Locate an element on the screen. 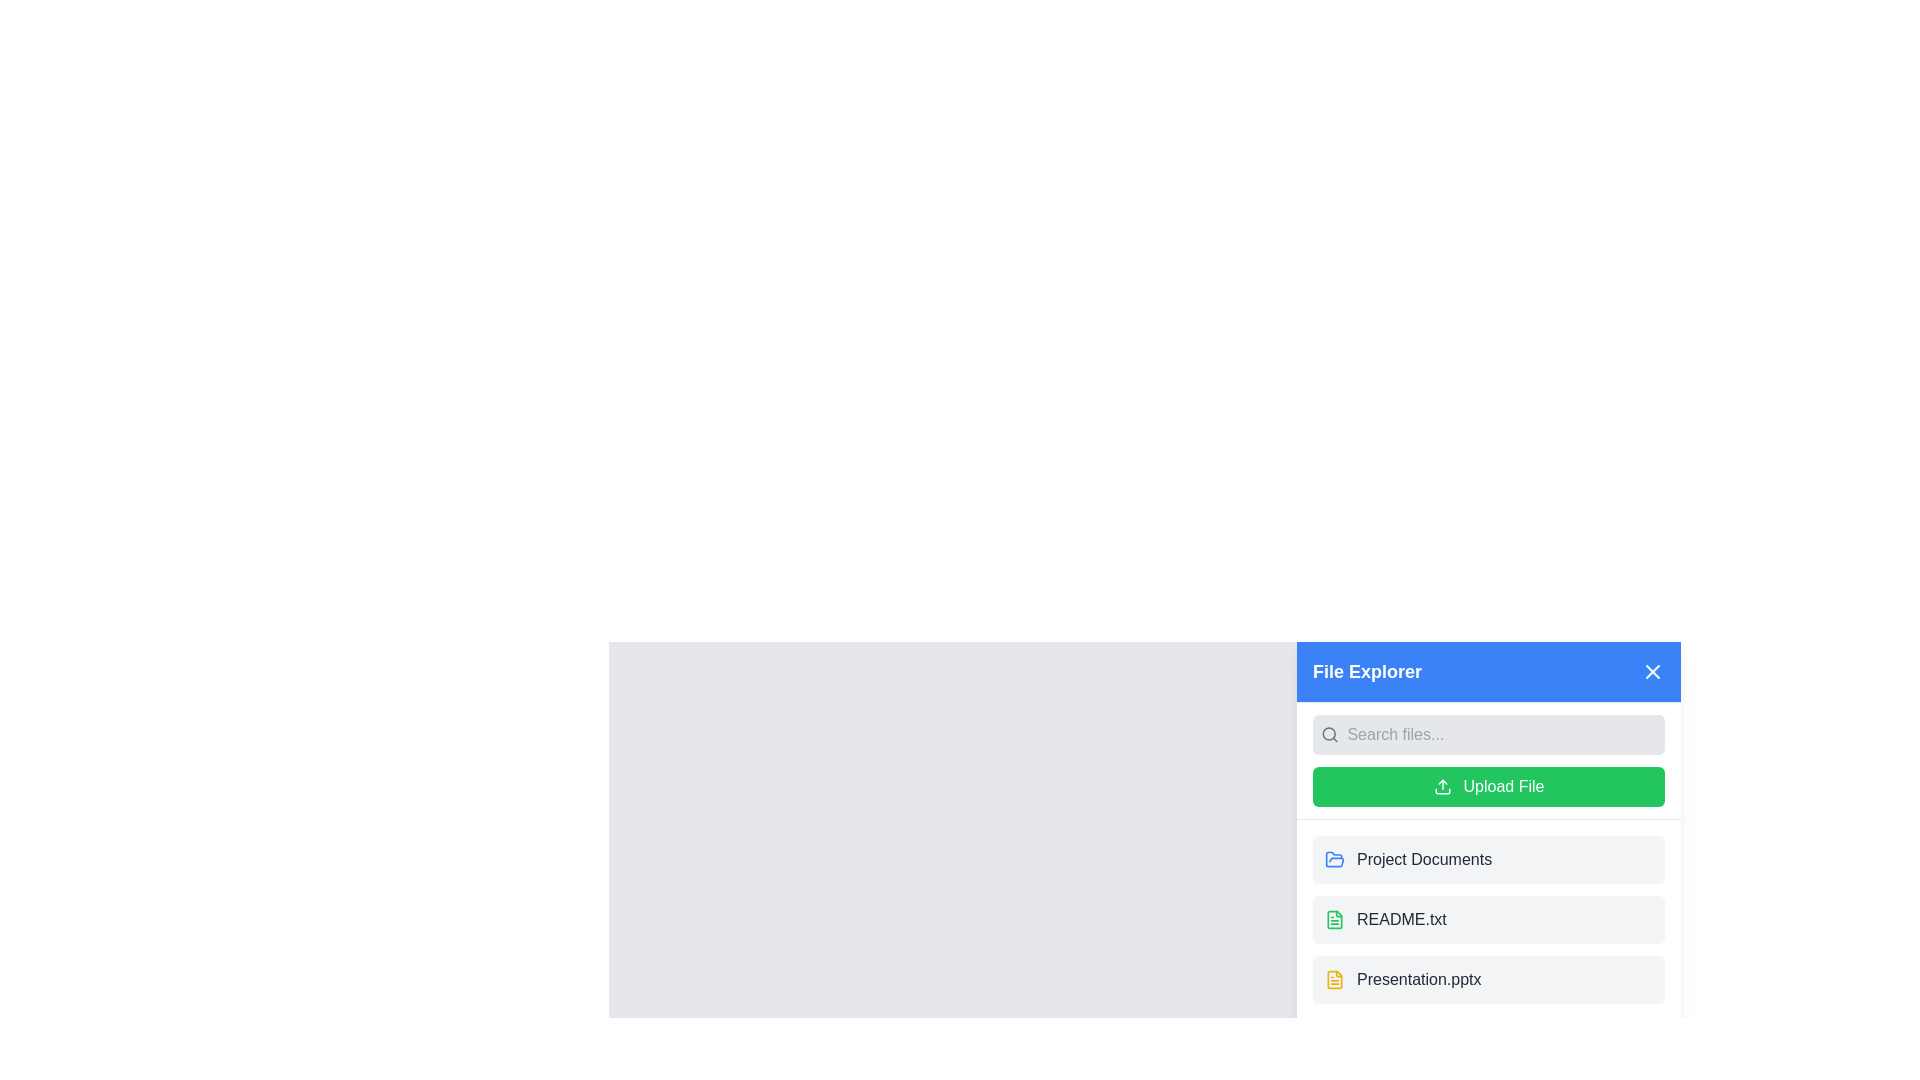 The image size is (1920, 1080). the 'Upload File' button with a green background and white text to initiate the file upload process is located at coordinates (1488, 785).